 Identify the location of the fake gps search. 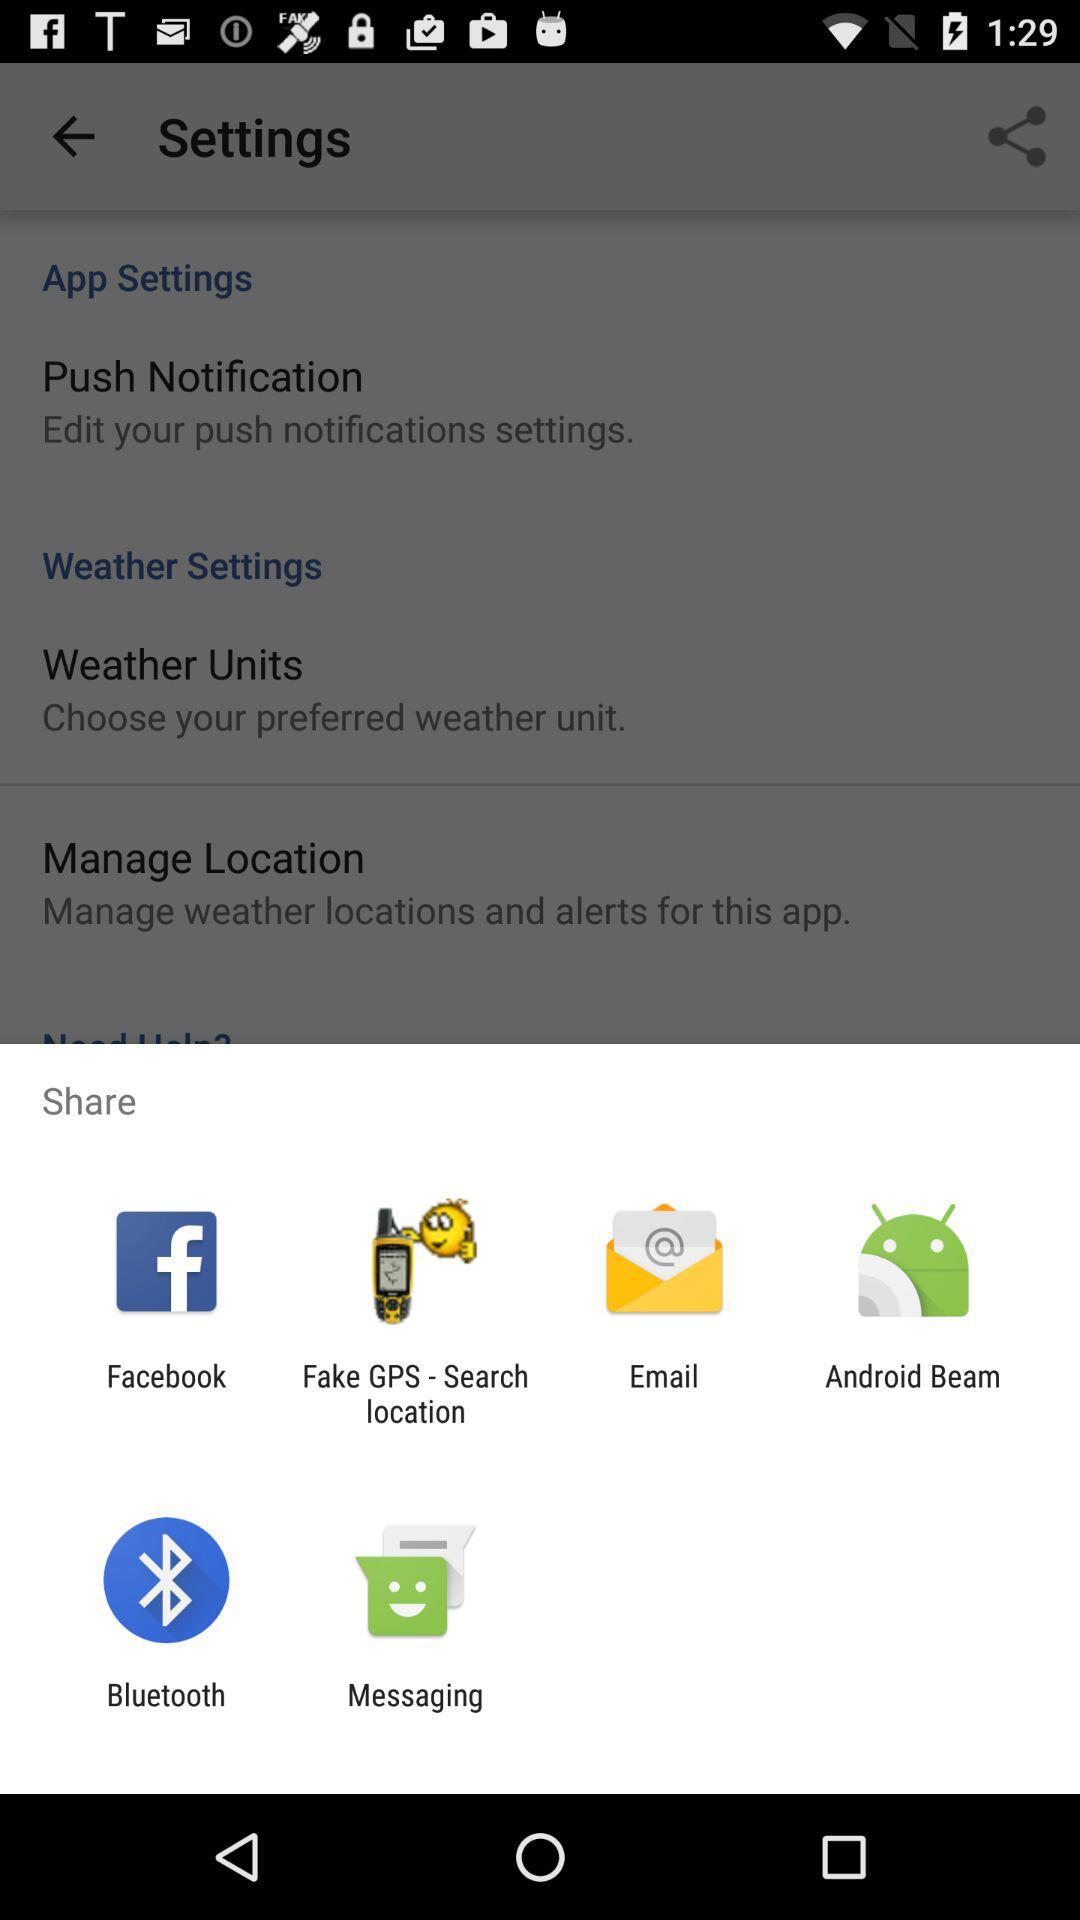
(414, 1392).